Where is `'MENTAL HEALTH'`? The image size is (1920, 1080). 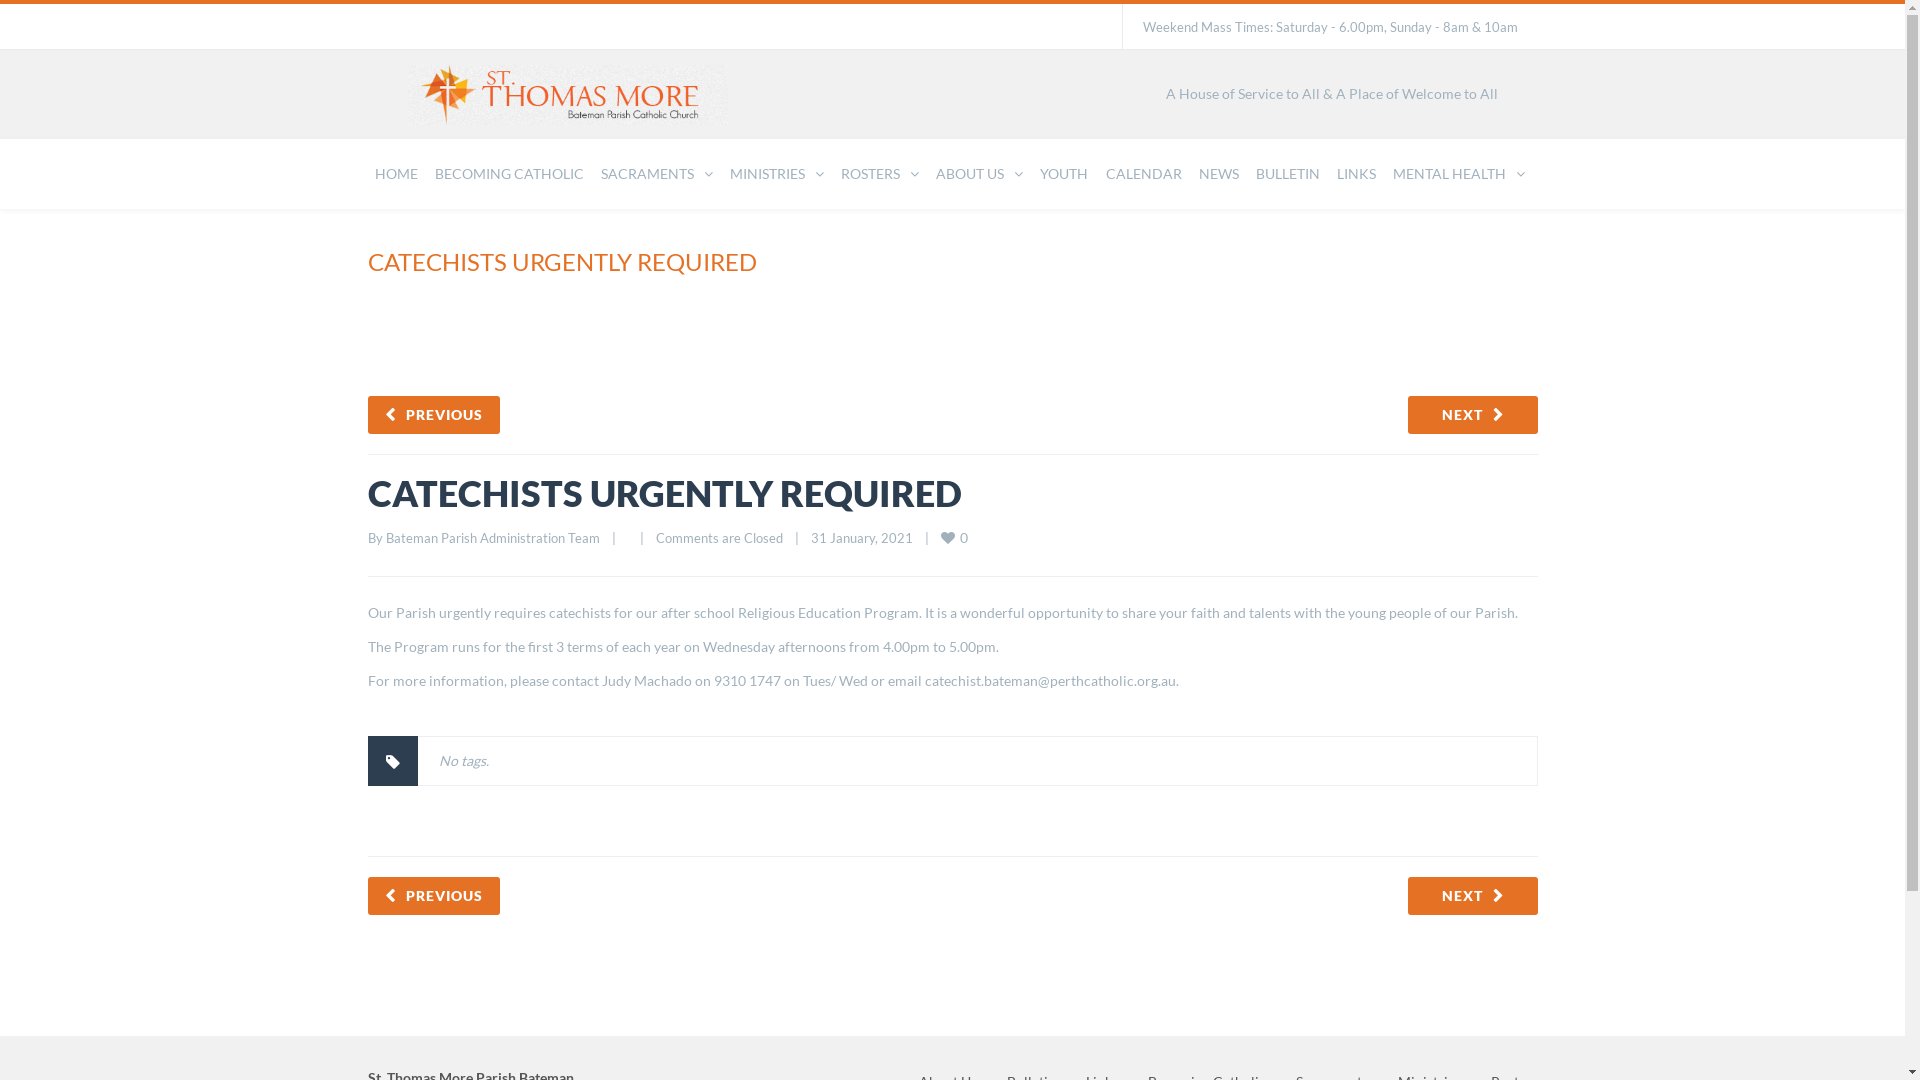 'MENTAL HEALTH' is located at coordinates (1459, 172).